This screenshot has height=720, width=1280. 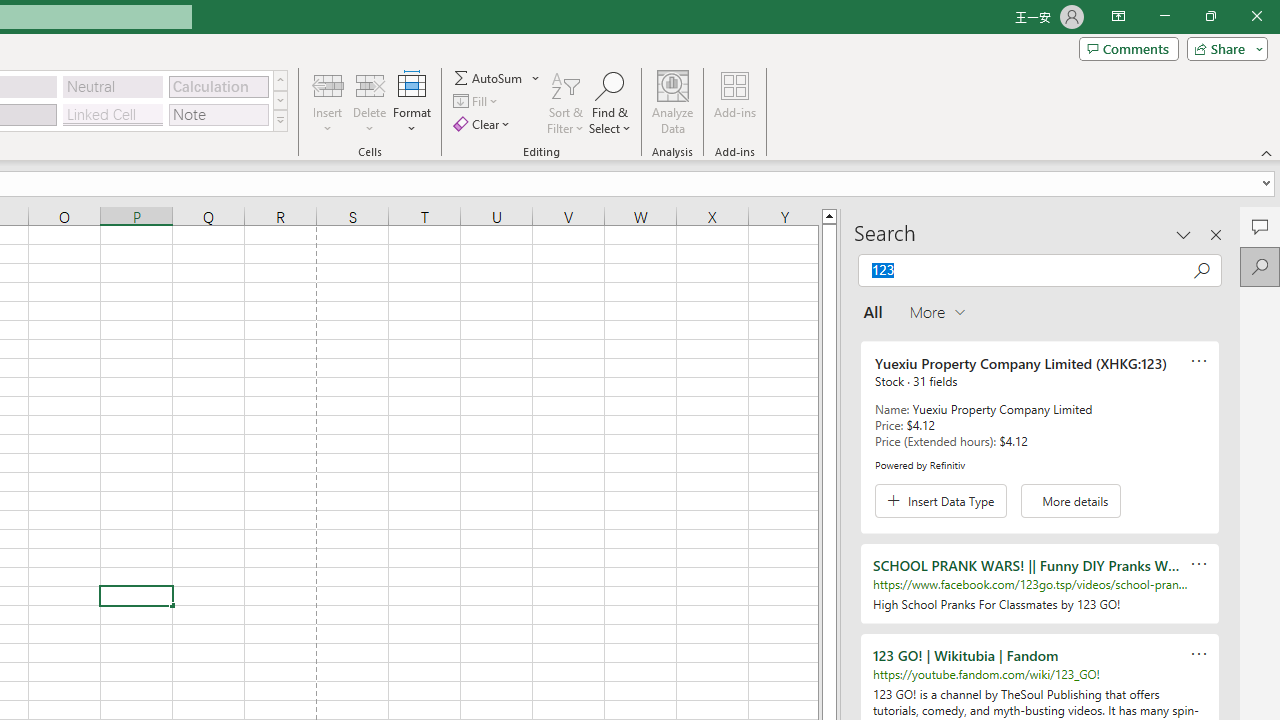 I want to click on 'Fill', so click(x=477, y=101).